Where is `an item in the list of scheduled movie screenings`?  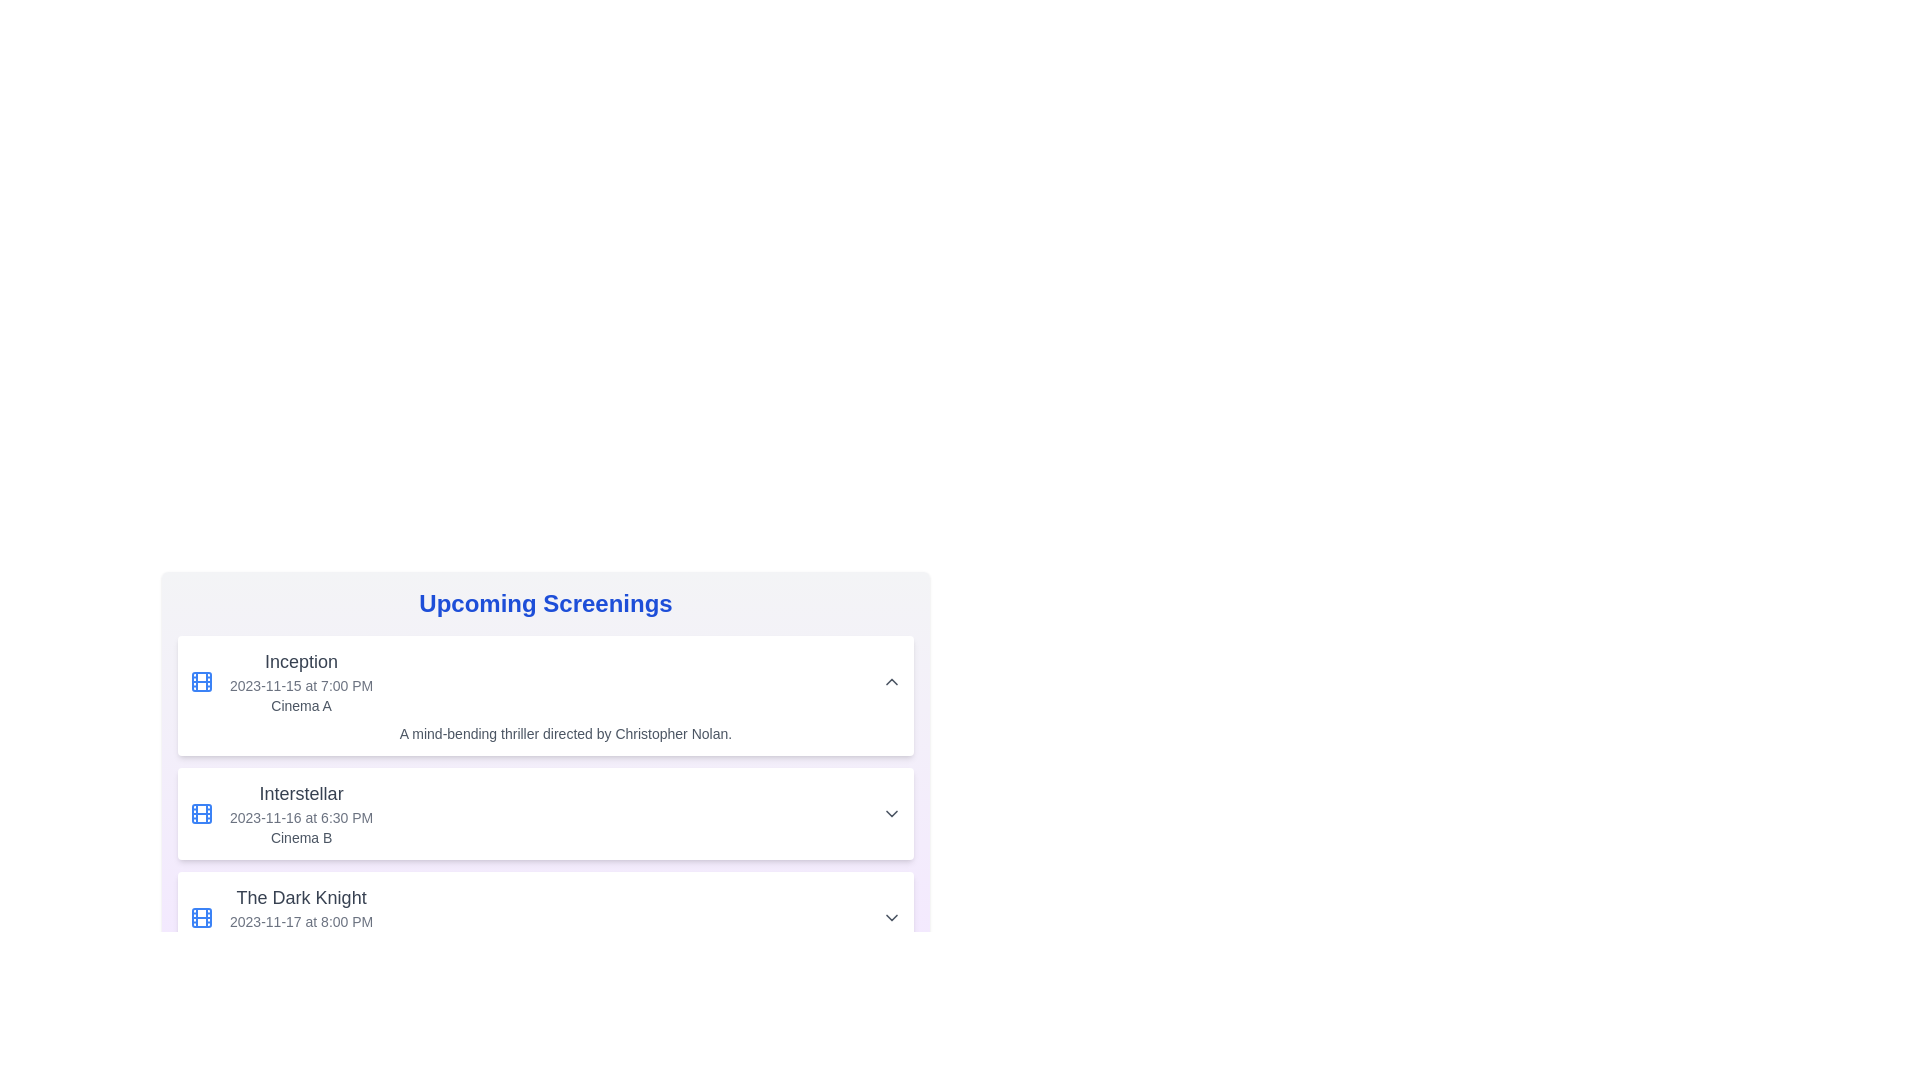
an item in the list of scheduled movie screenings is located at coordinates (546, 798).